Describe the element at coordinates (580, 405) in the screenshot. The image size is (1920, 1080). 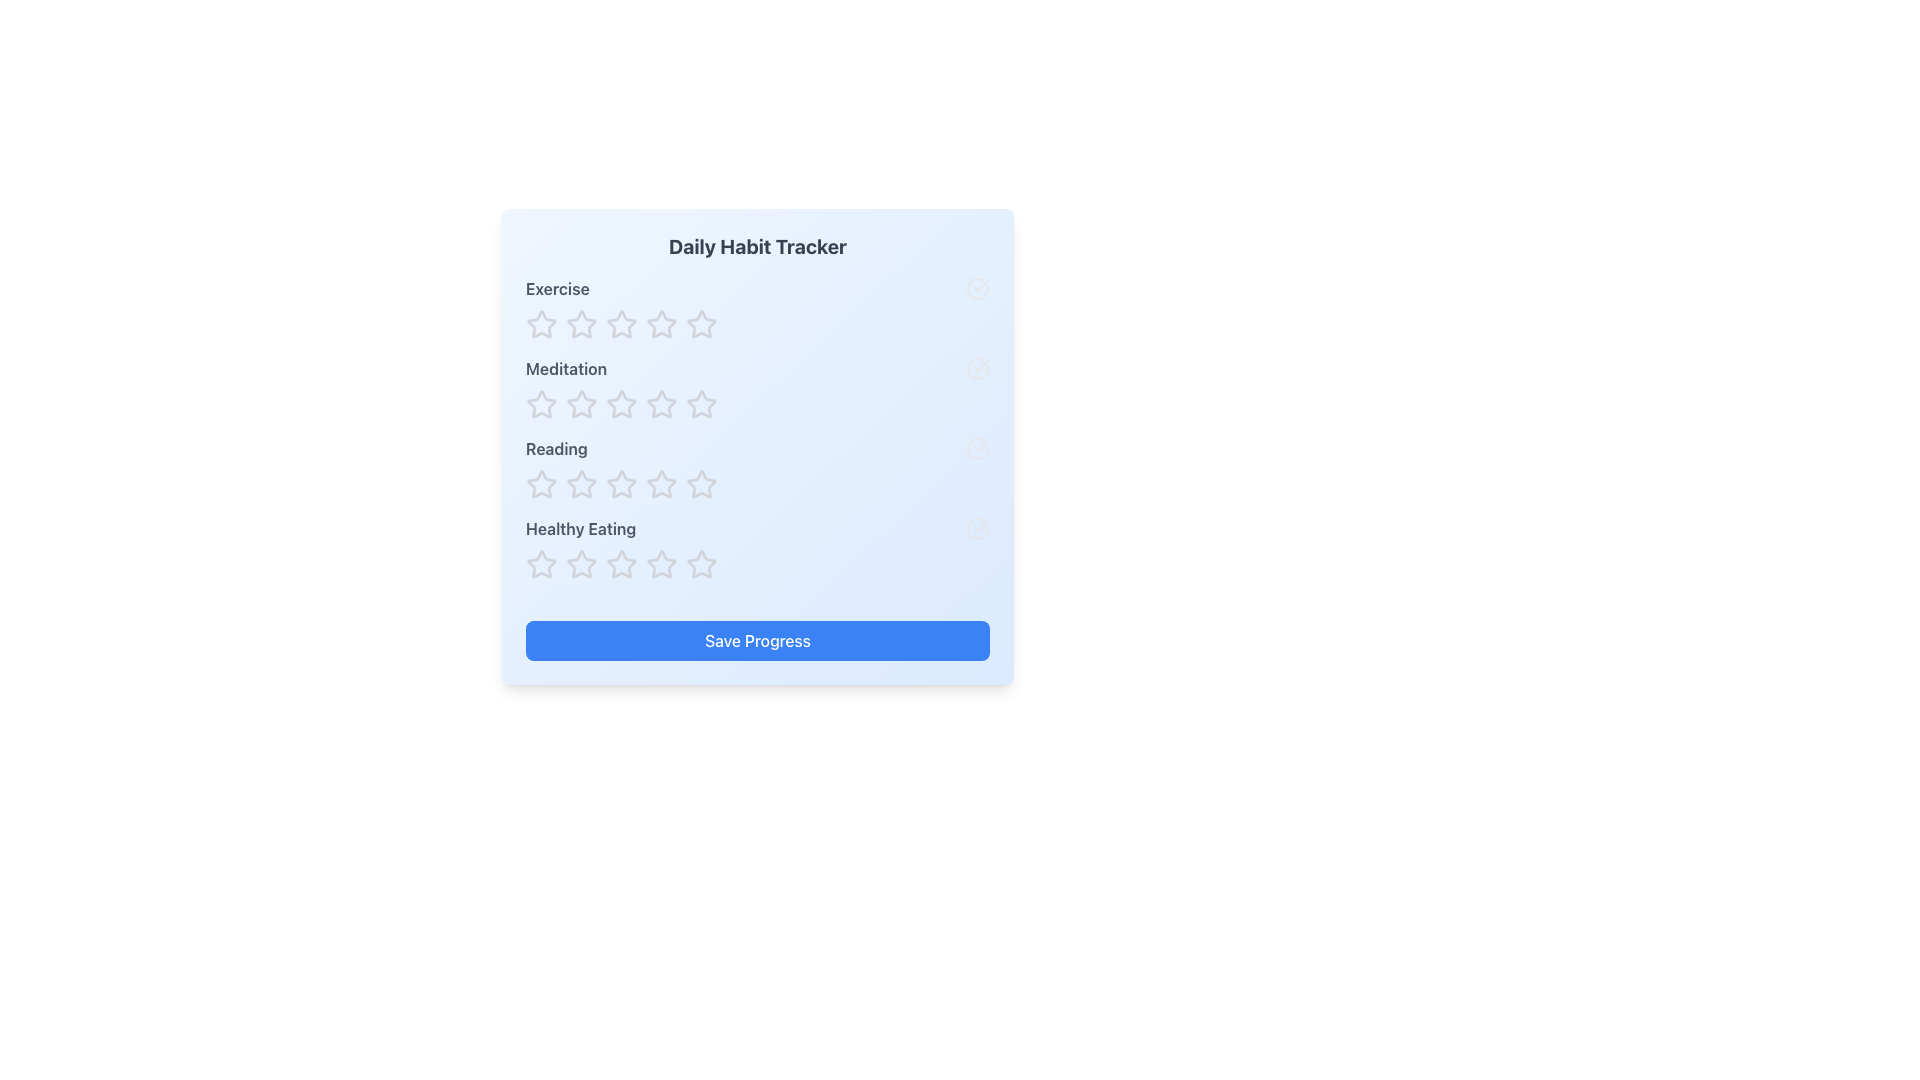
I see `the star icon in the second row labeled 'Meditation'` at that location.